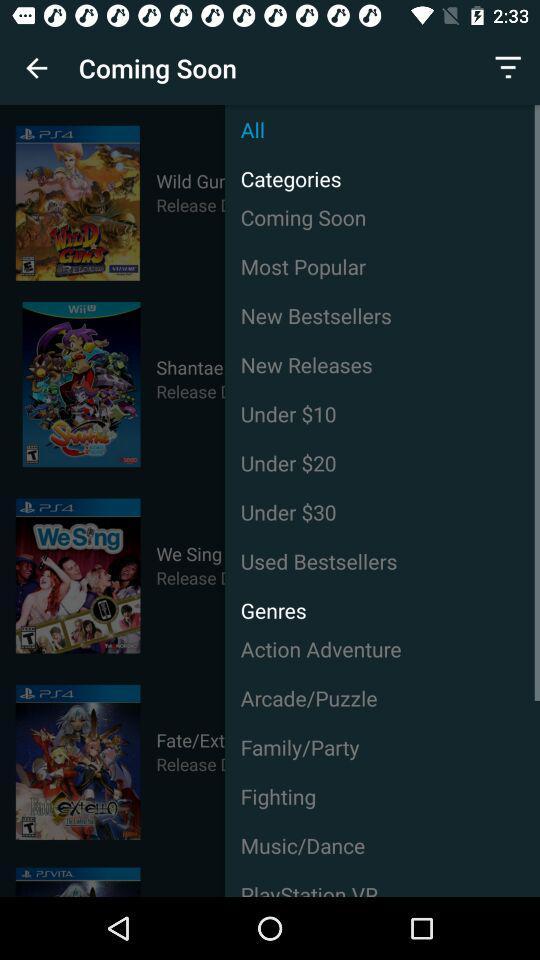 This screenshot has height=960, width=540. Describe the element at coordinates (382, 561) in the screenshot. I see `the used bestsellers item` at that location.